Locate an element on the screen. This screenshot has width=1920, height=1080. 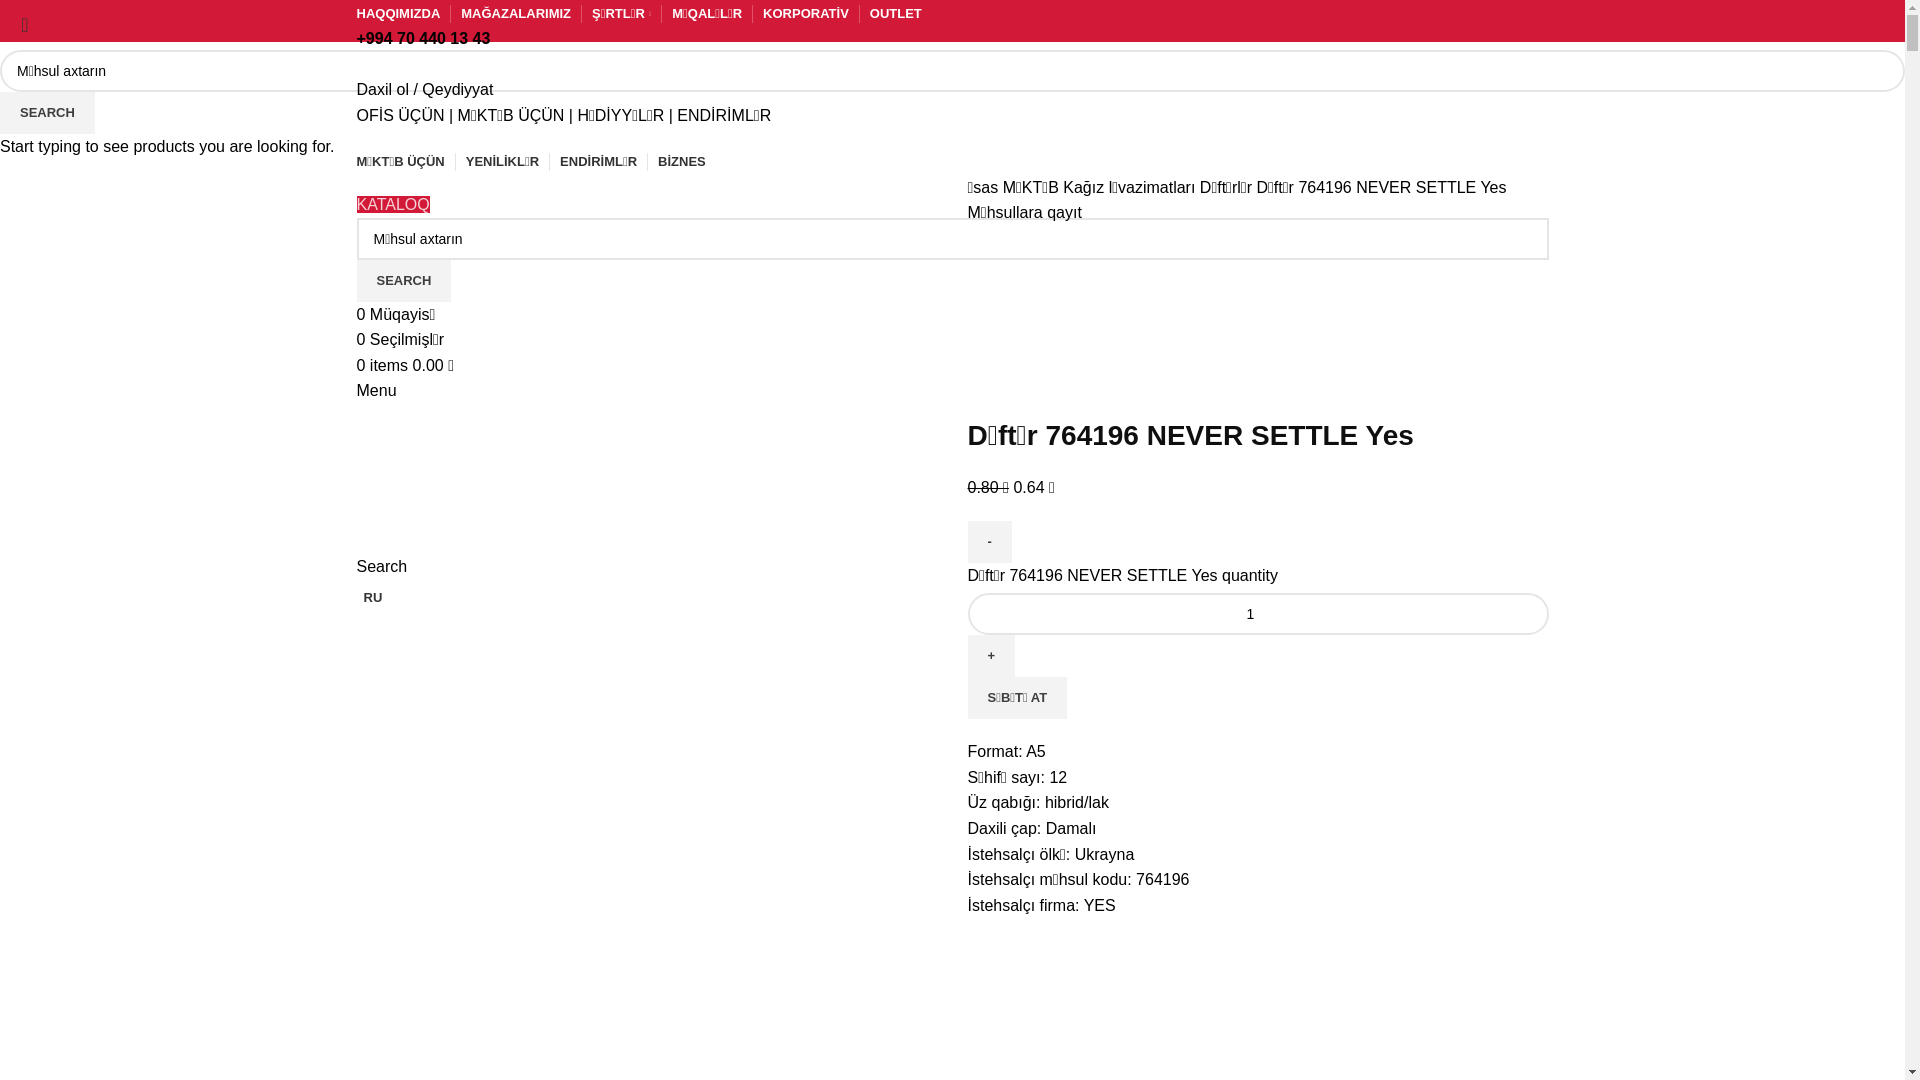
'SEARCH' is located at coordinates (47, 112).